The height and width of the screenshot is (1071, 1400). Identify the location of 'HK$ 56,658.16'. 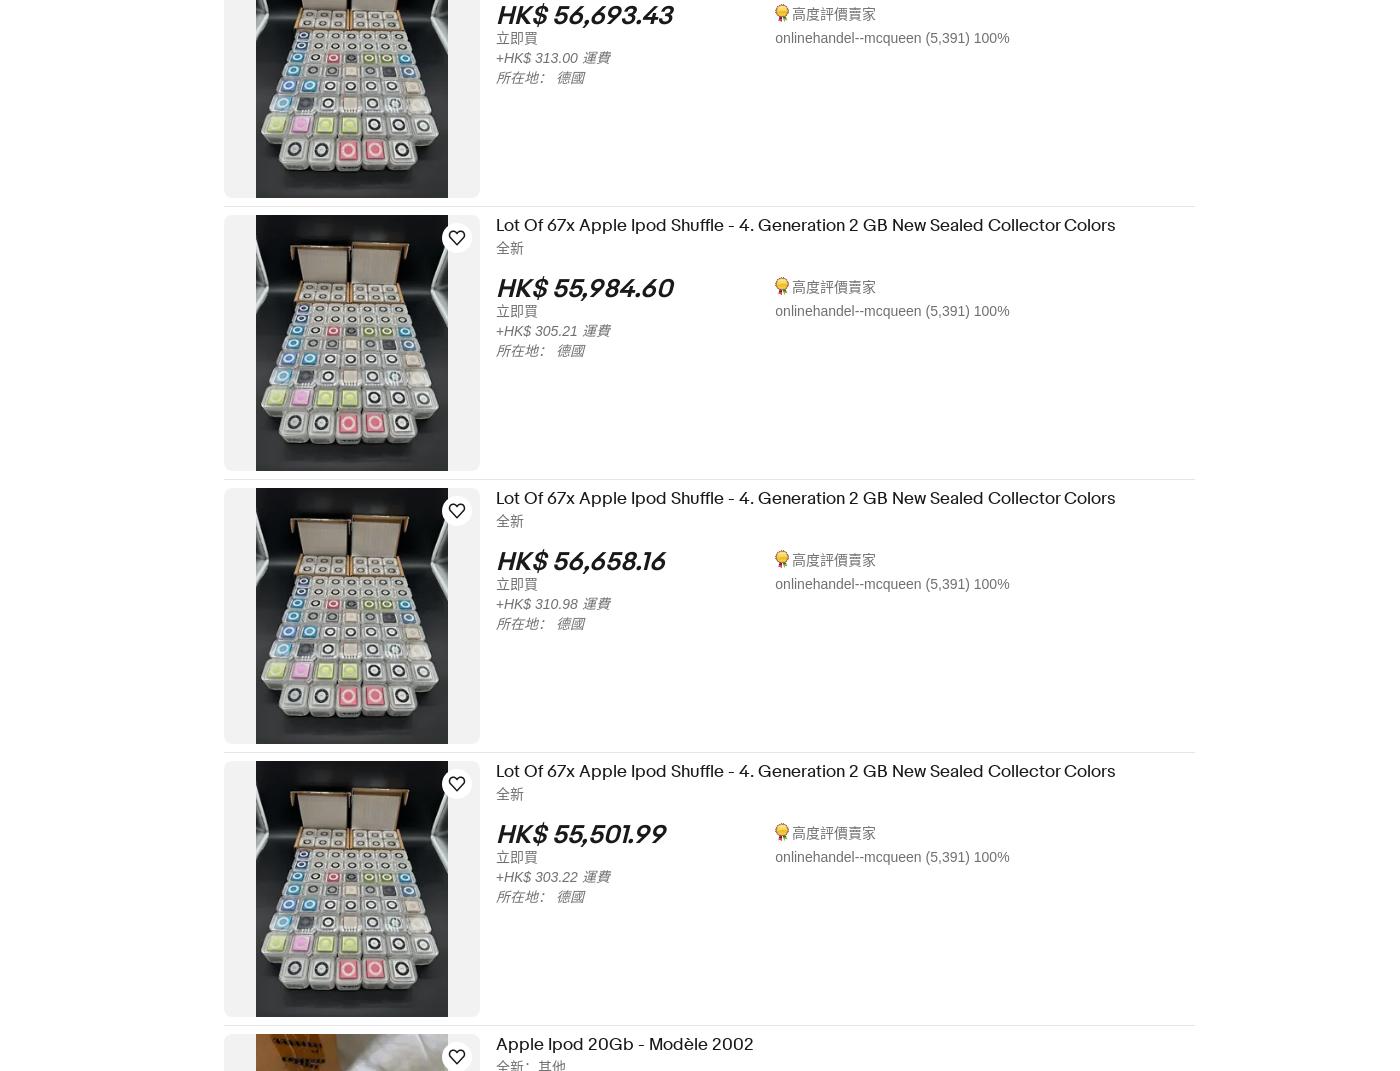
(593, 562).